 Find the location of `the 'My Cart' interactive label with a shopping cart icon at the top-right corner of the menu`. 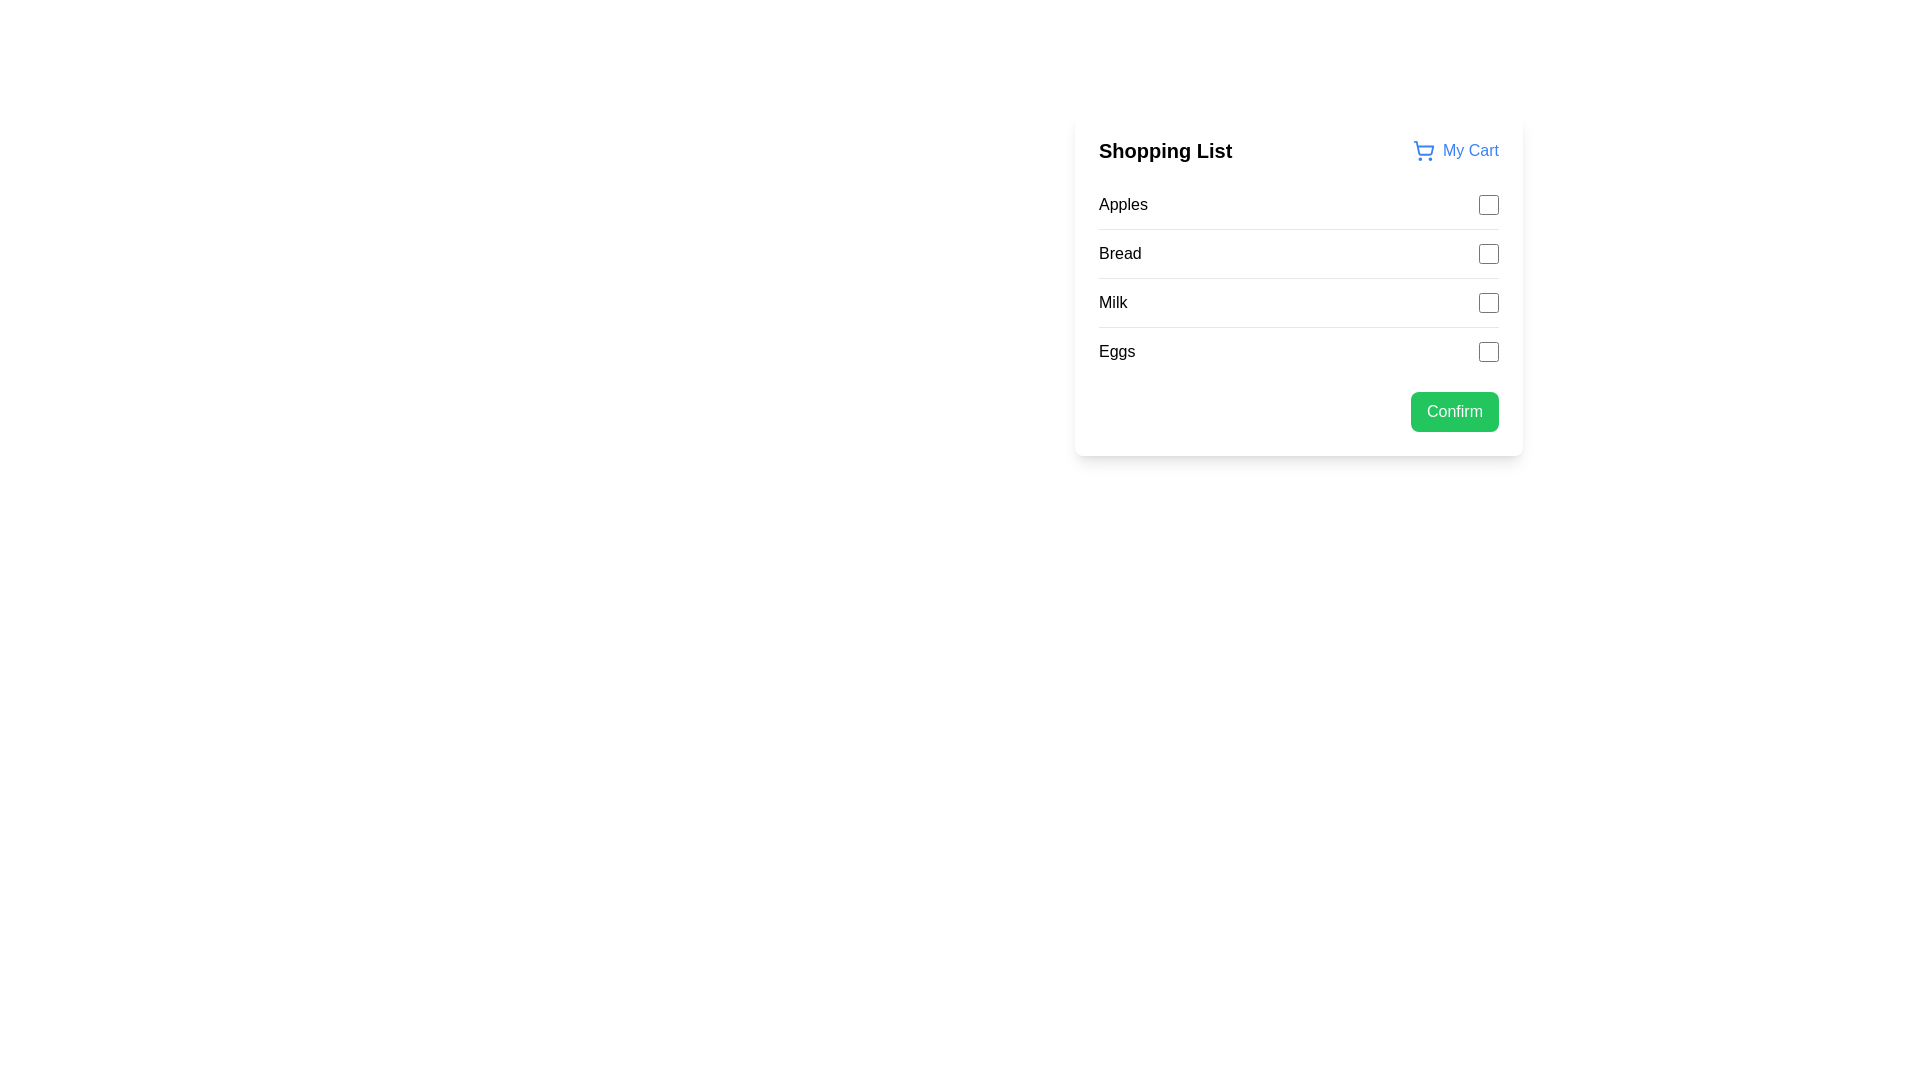

the 'My Cart' interactive label with a shopping cart icon at the top-right corner of the menu is located at coordinates (1455, 149).